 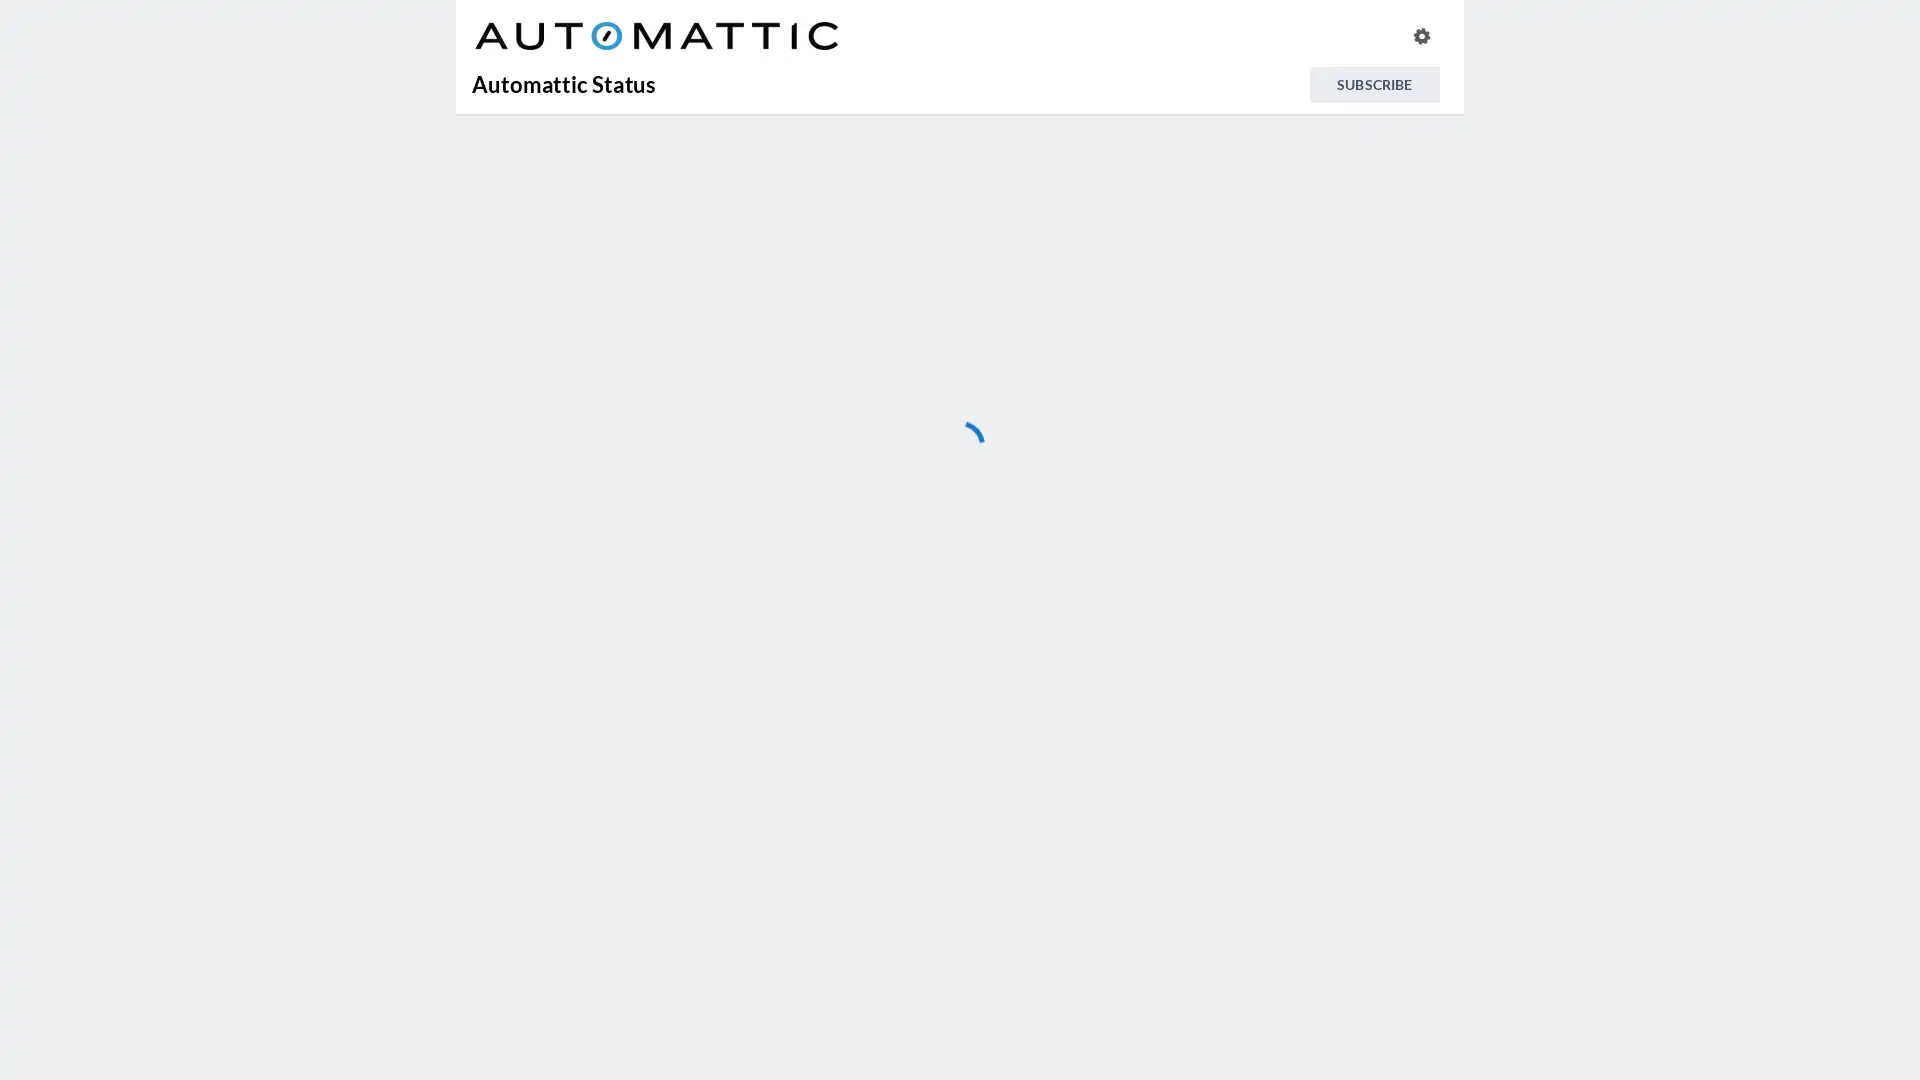 I want to click on Gravatar Response Time : 20 ms, so click(x=838, y=522).